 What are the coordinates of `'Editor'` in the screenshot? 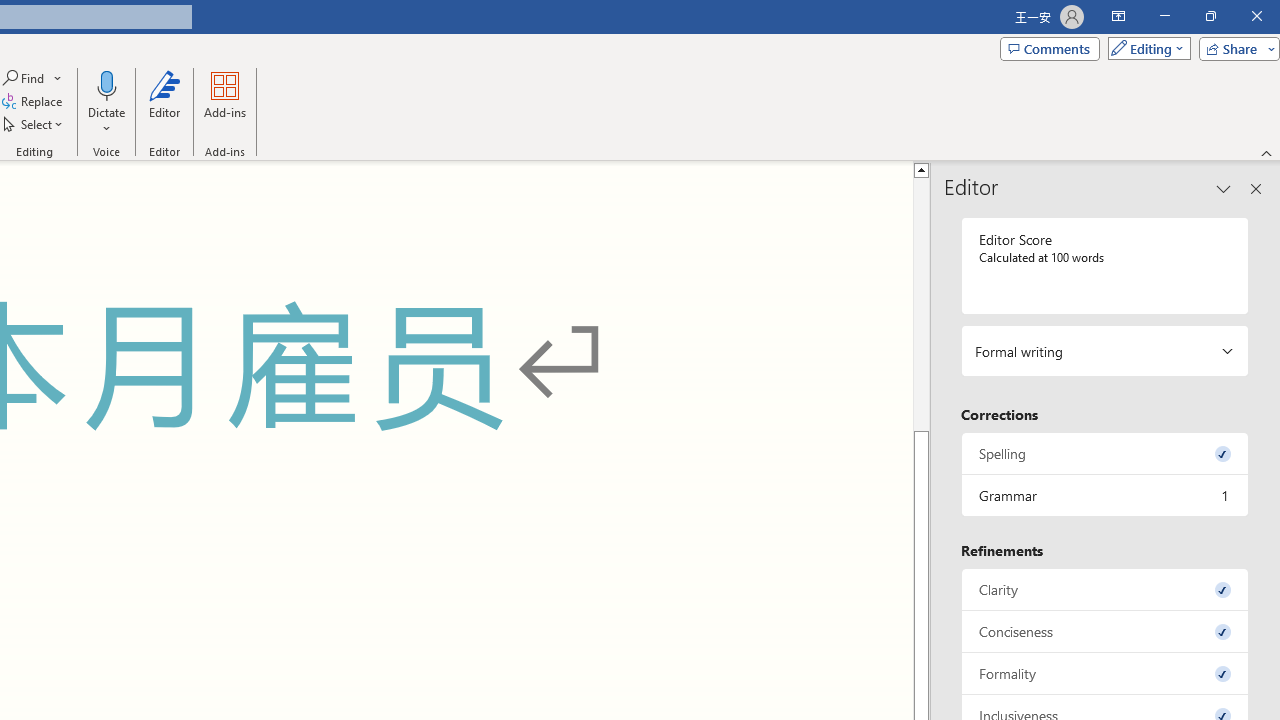 It's located at (164, 103).